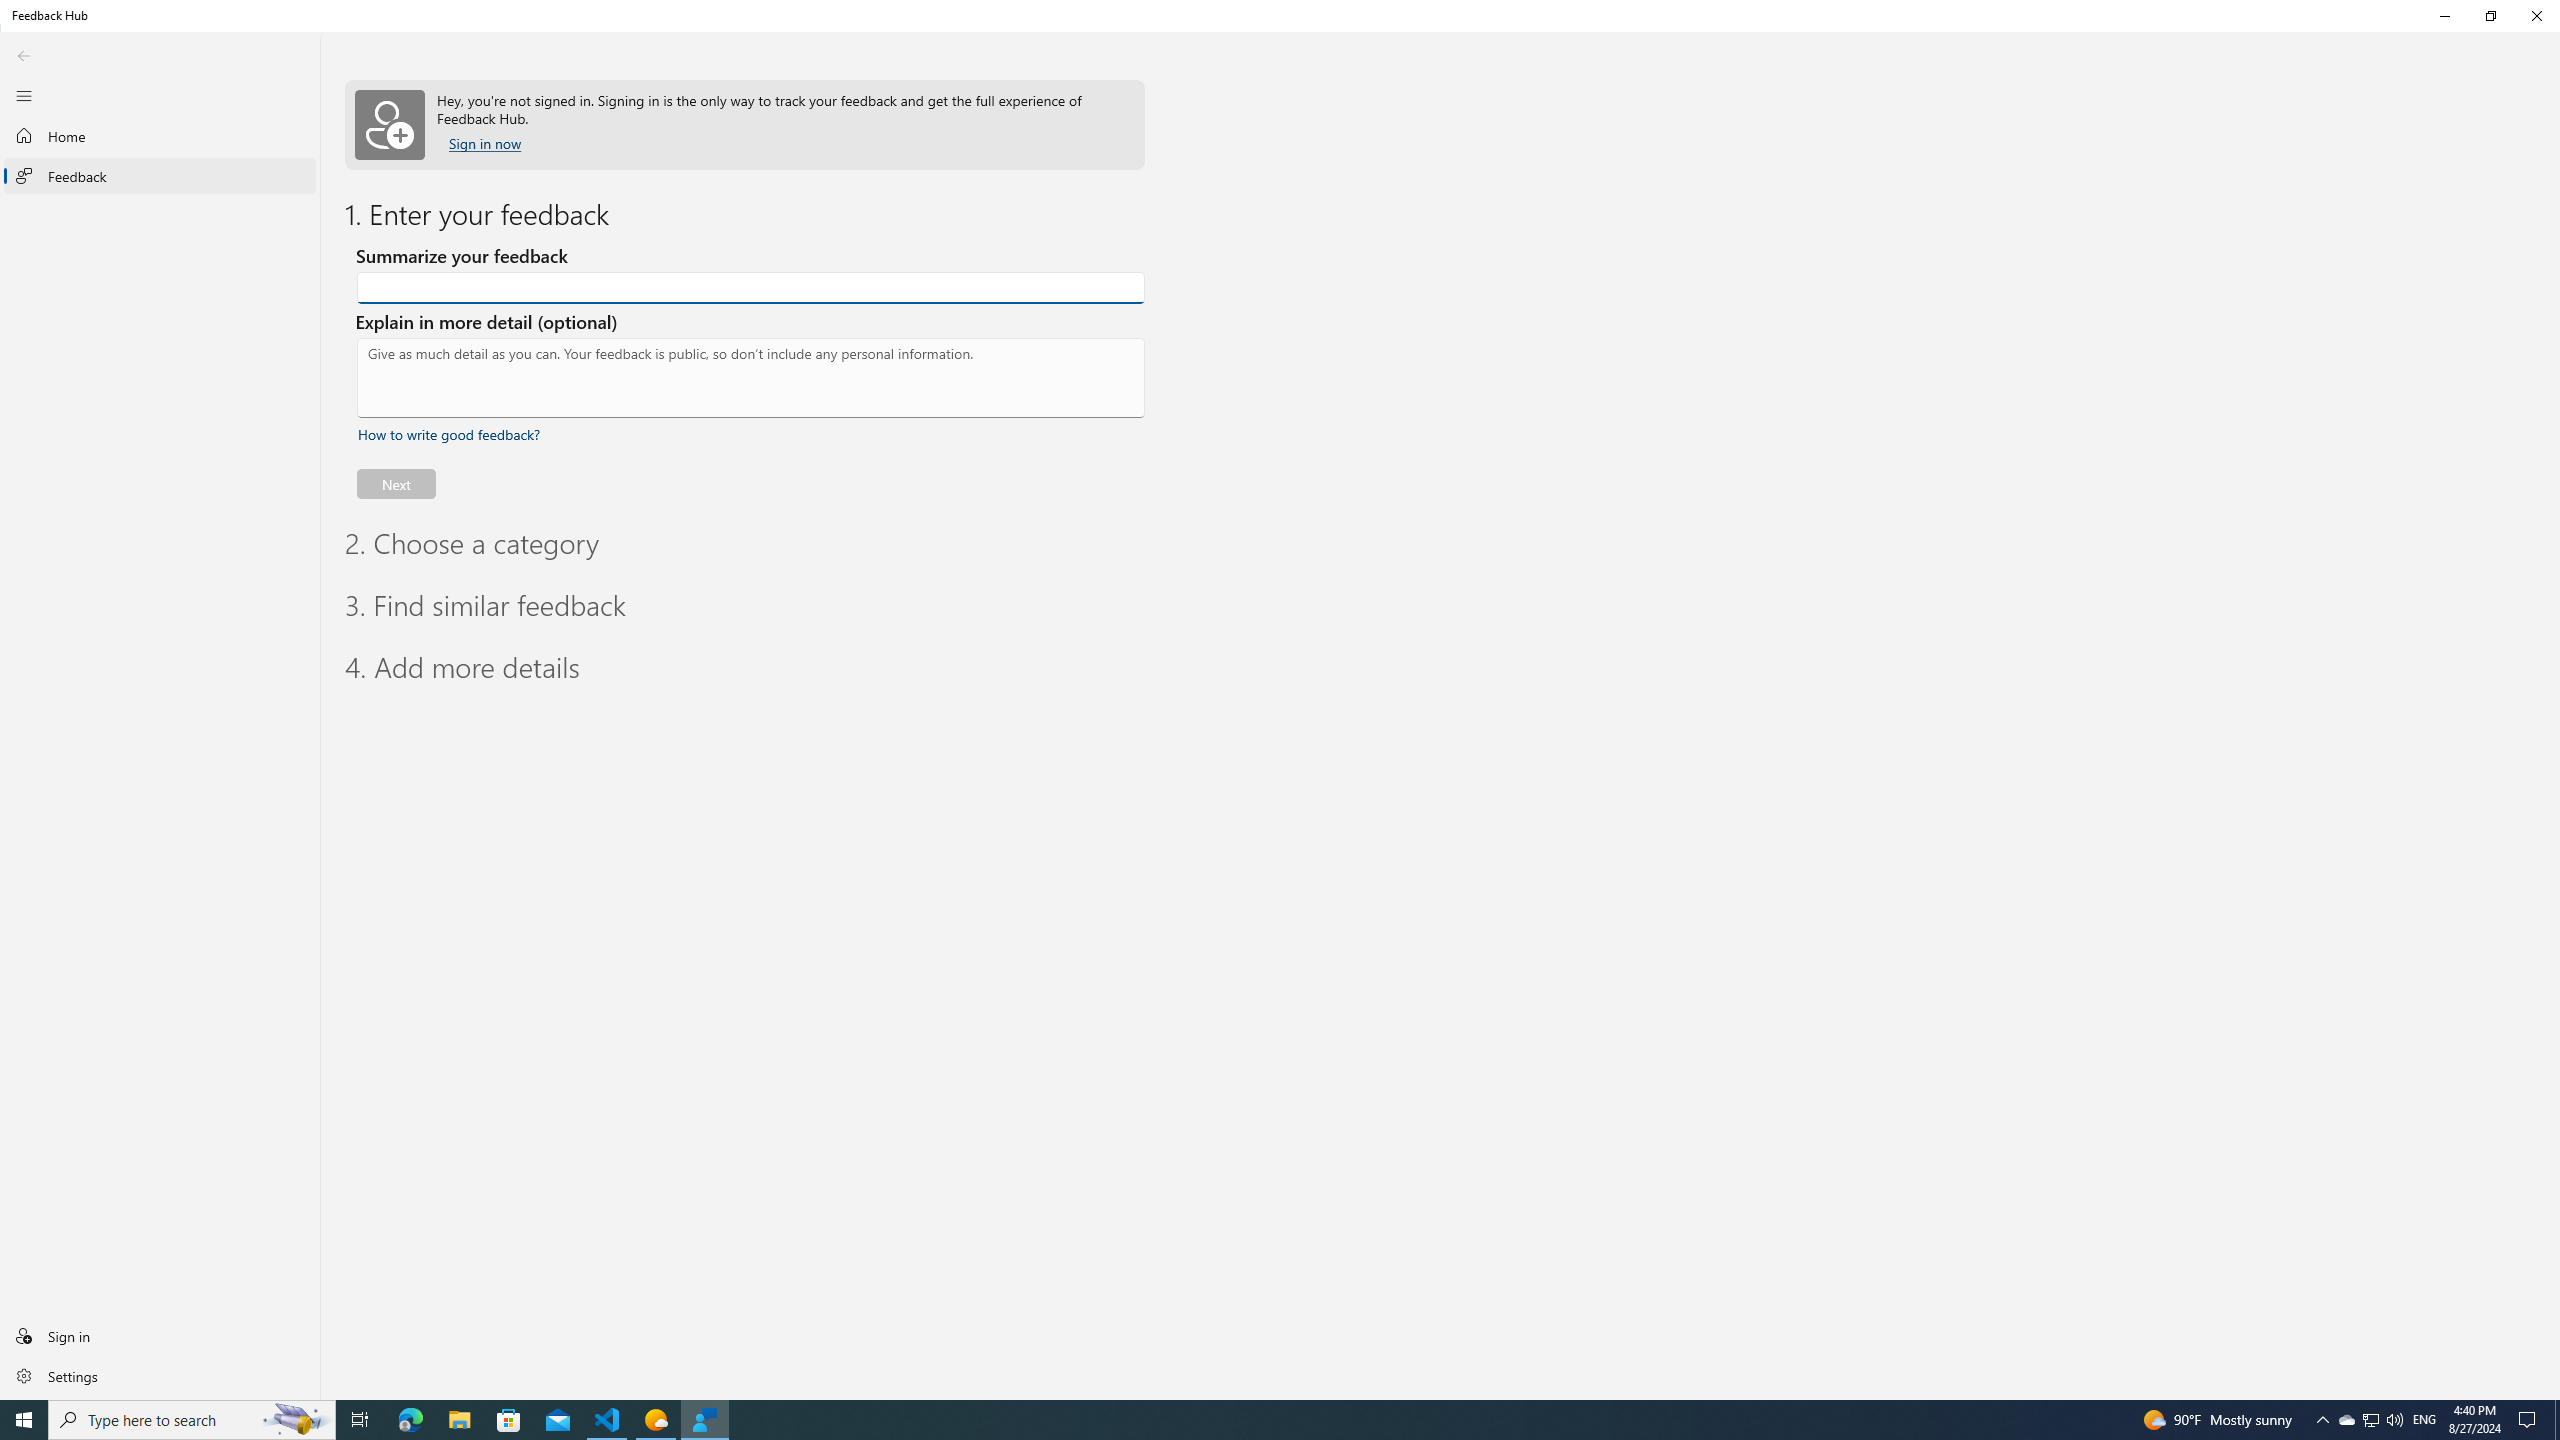  Describe the element at coordinates (159, 135) in the screenshot. I see `'Home'` at that location.